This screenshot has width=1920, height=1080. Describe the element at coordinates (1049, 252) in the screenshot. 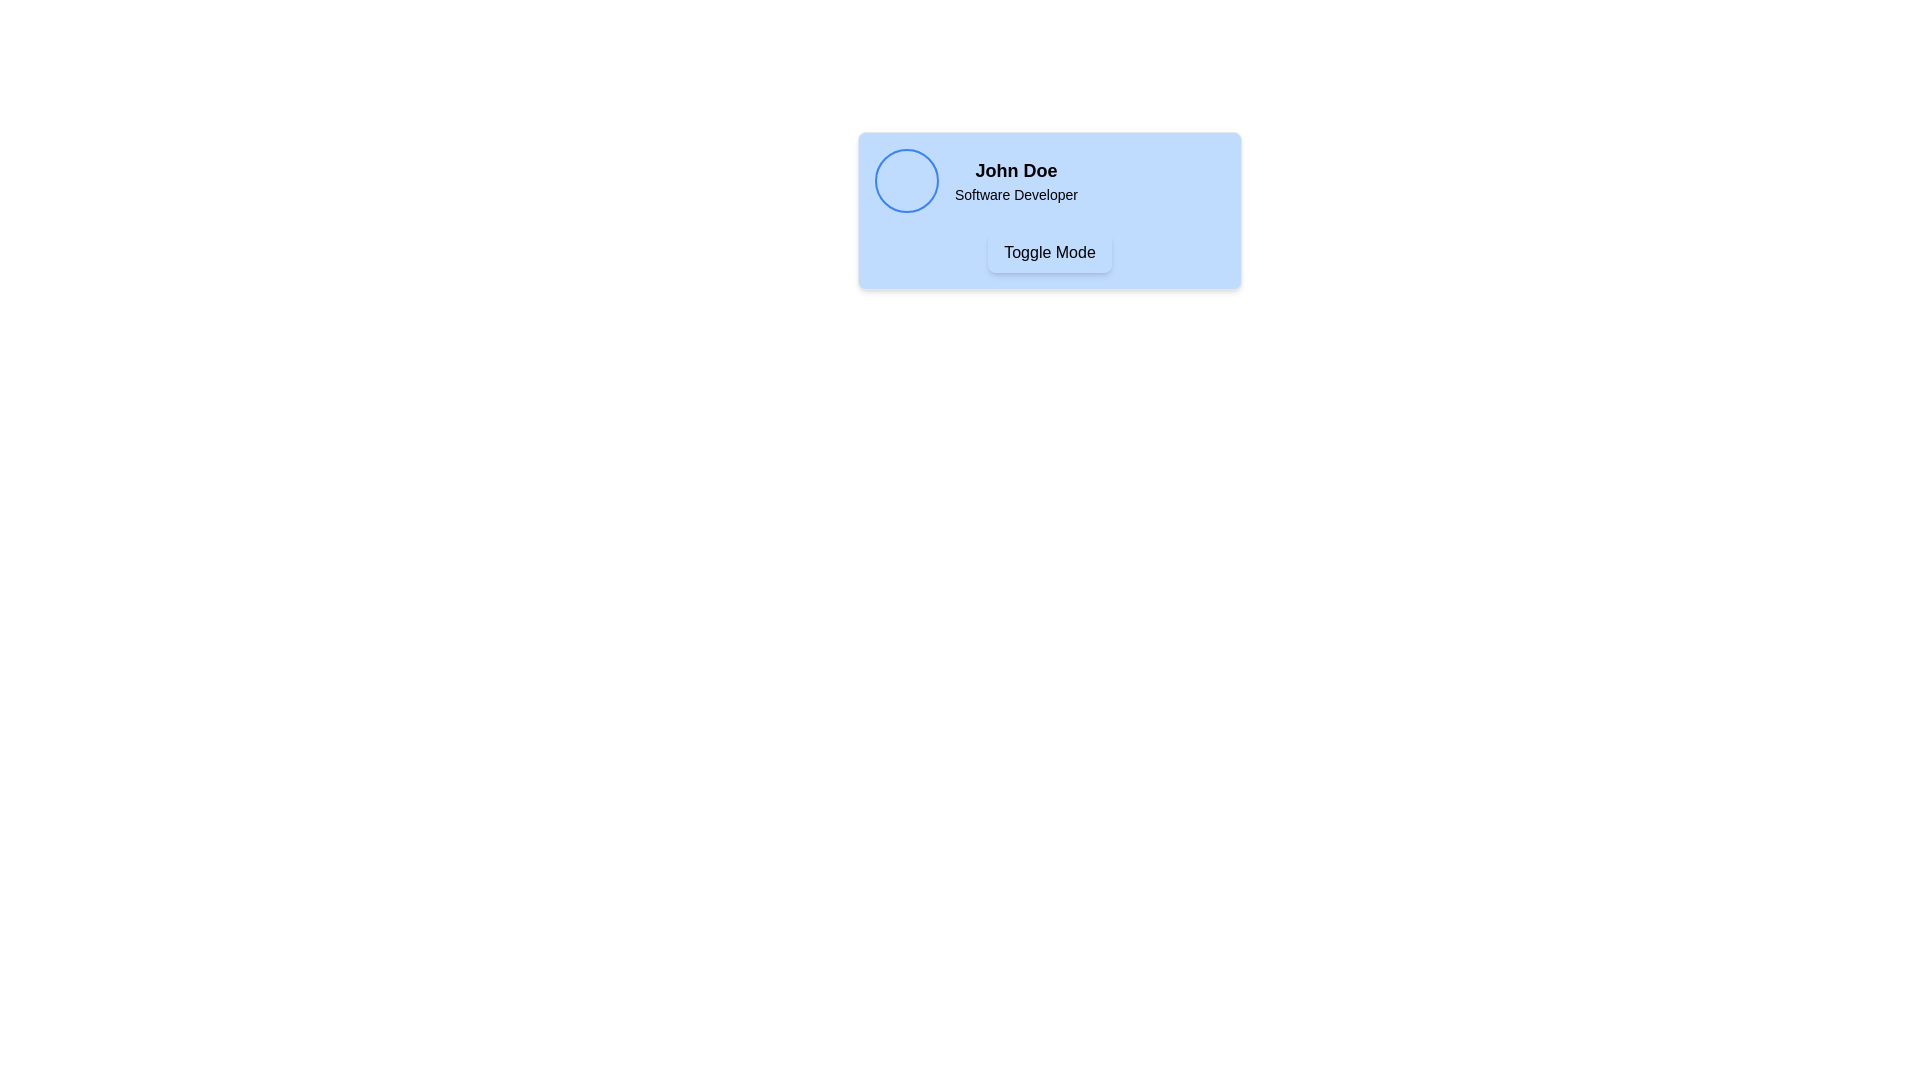

I see `the 'Toggle Mode' button, which is a rectangular button with a light theme and rounded borders, located below the name and profession text in the card section` at that location.